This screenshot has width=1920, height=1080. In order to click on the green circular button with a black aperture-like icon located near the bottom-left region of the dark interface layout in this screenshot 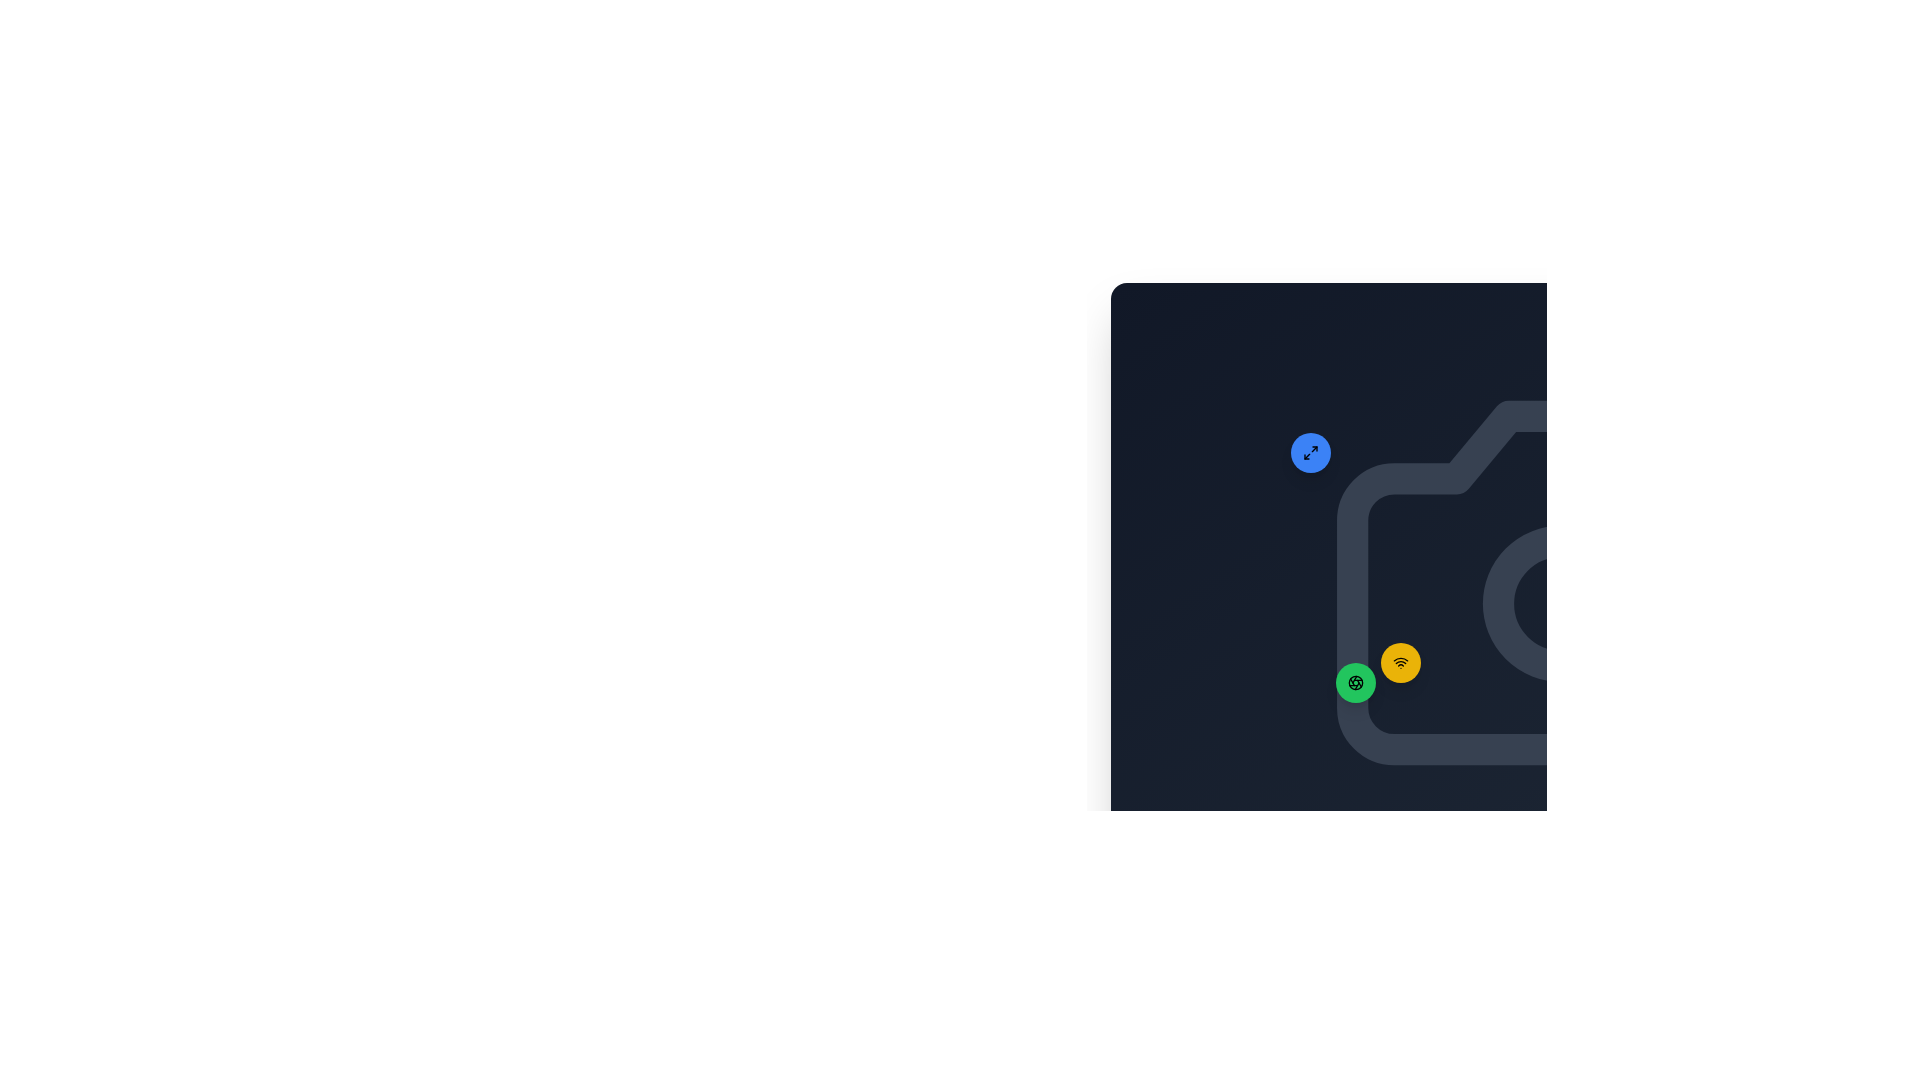, I will do `click(1356, 681)`.